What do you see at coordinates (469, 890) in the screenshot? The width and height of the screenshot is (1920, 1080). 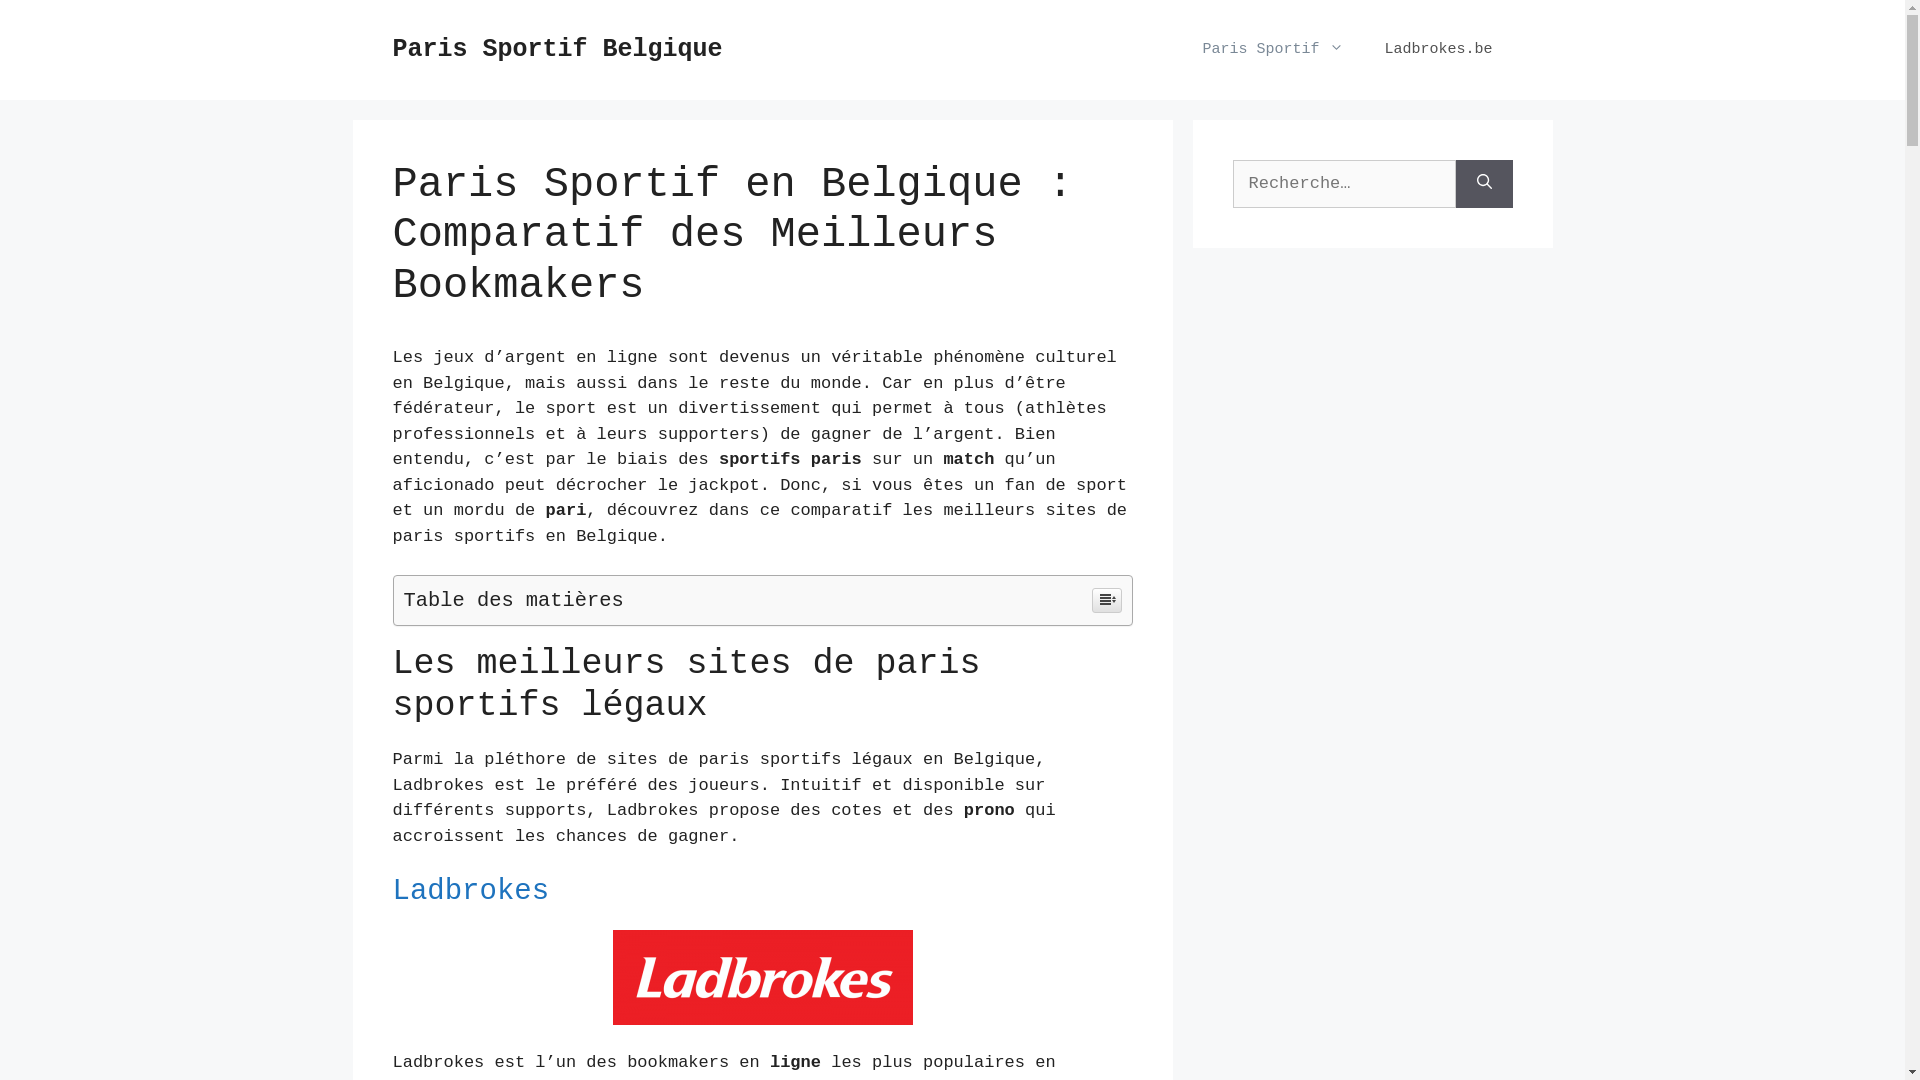 I see `'Ladbrokes'` at bounding box center [469, 890].